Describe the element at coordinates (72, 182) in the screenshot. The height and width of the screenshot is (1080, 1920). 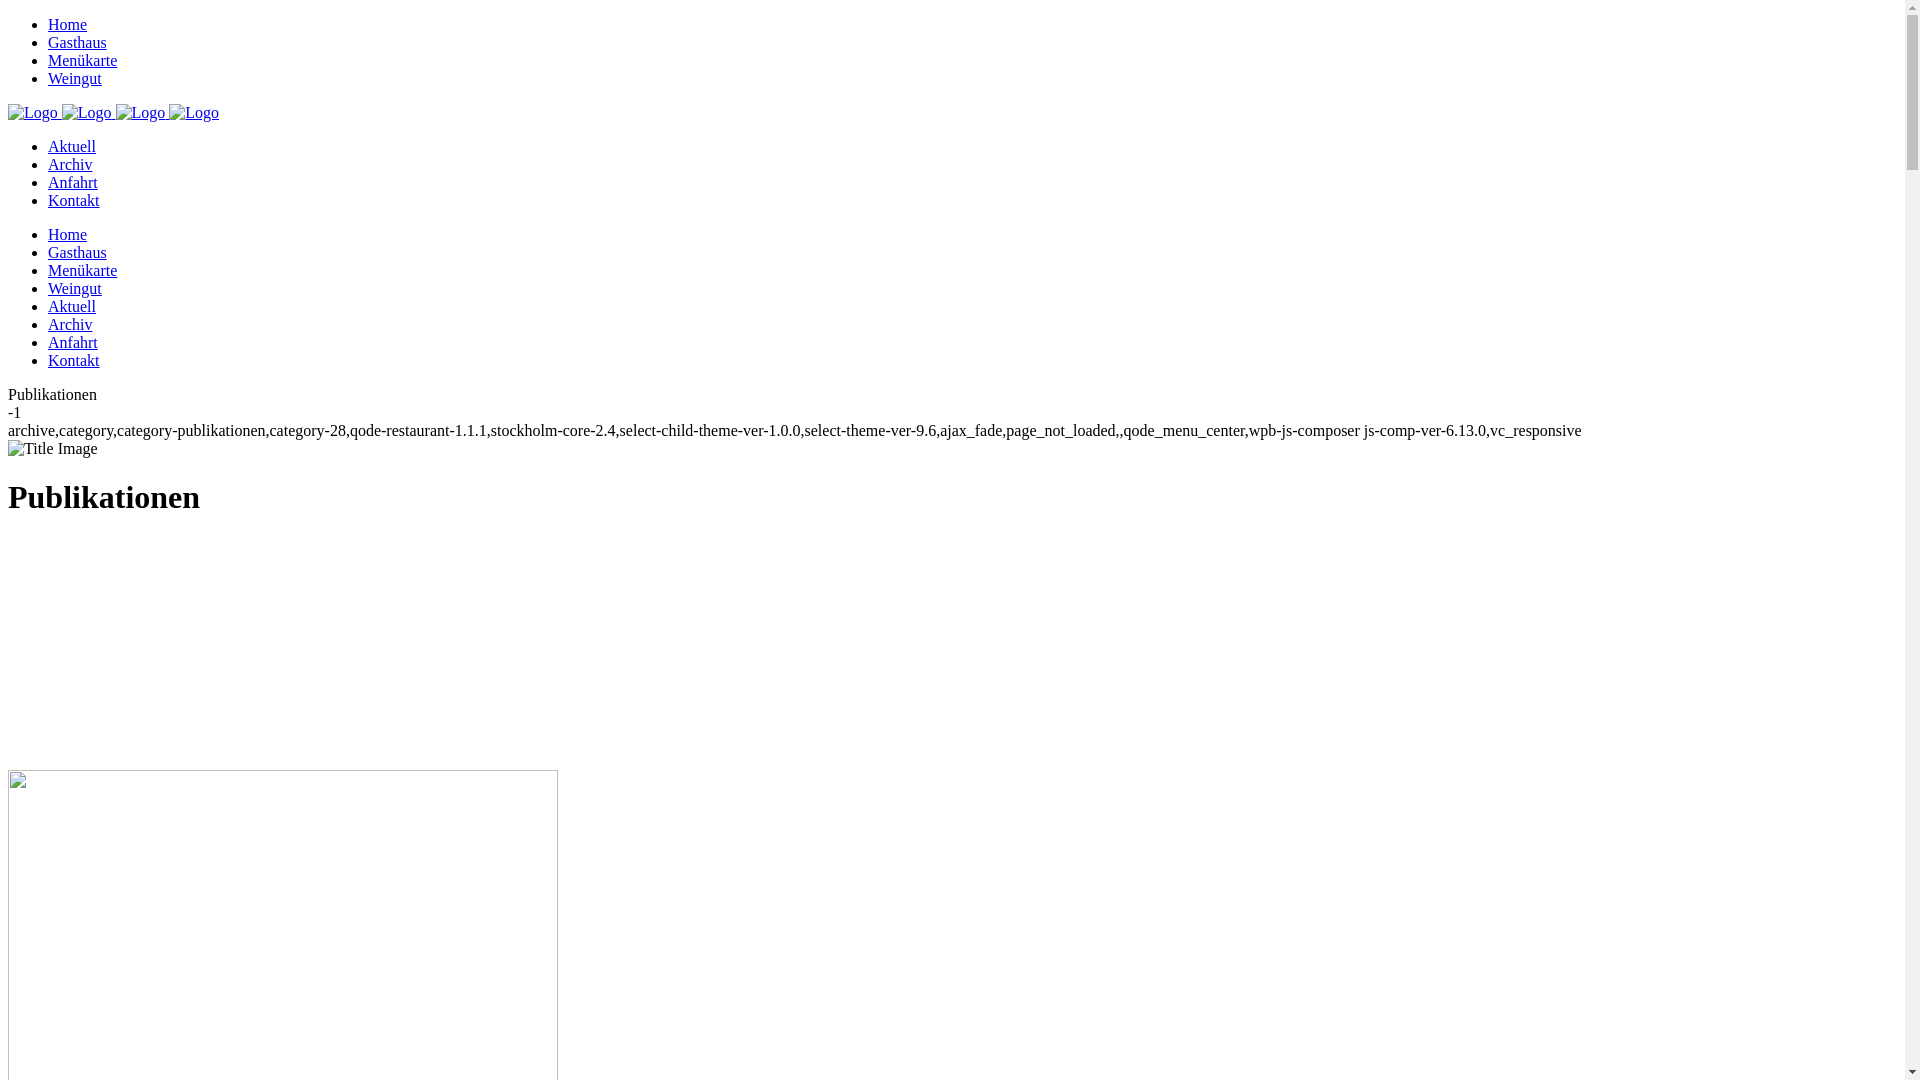
I see `'Anfahrt'` at that location.